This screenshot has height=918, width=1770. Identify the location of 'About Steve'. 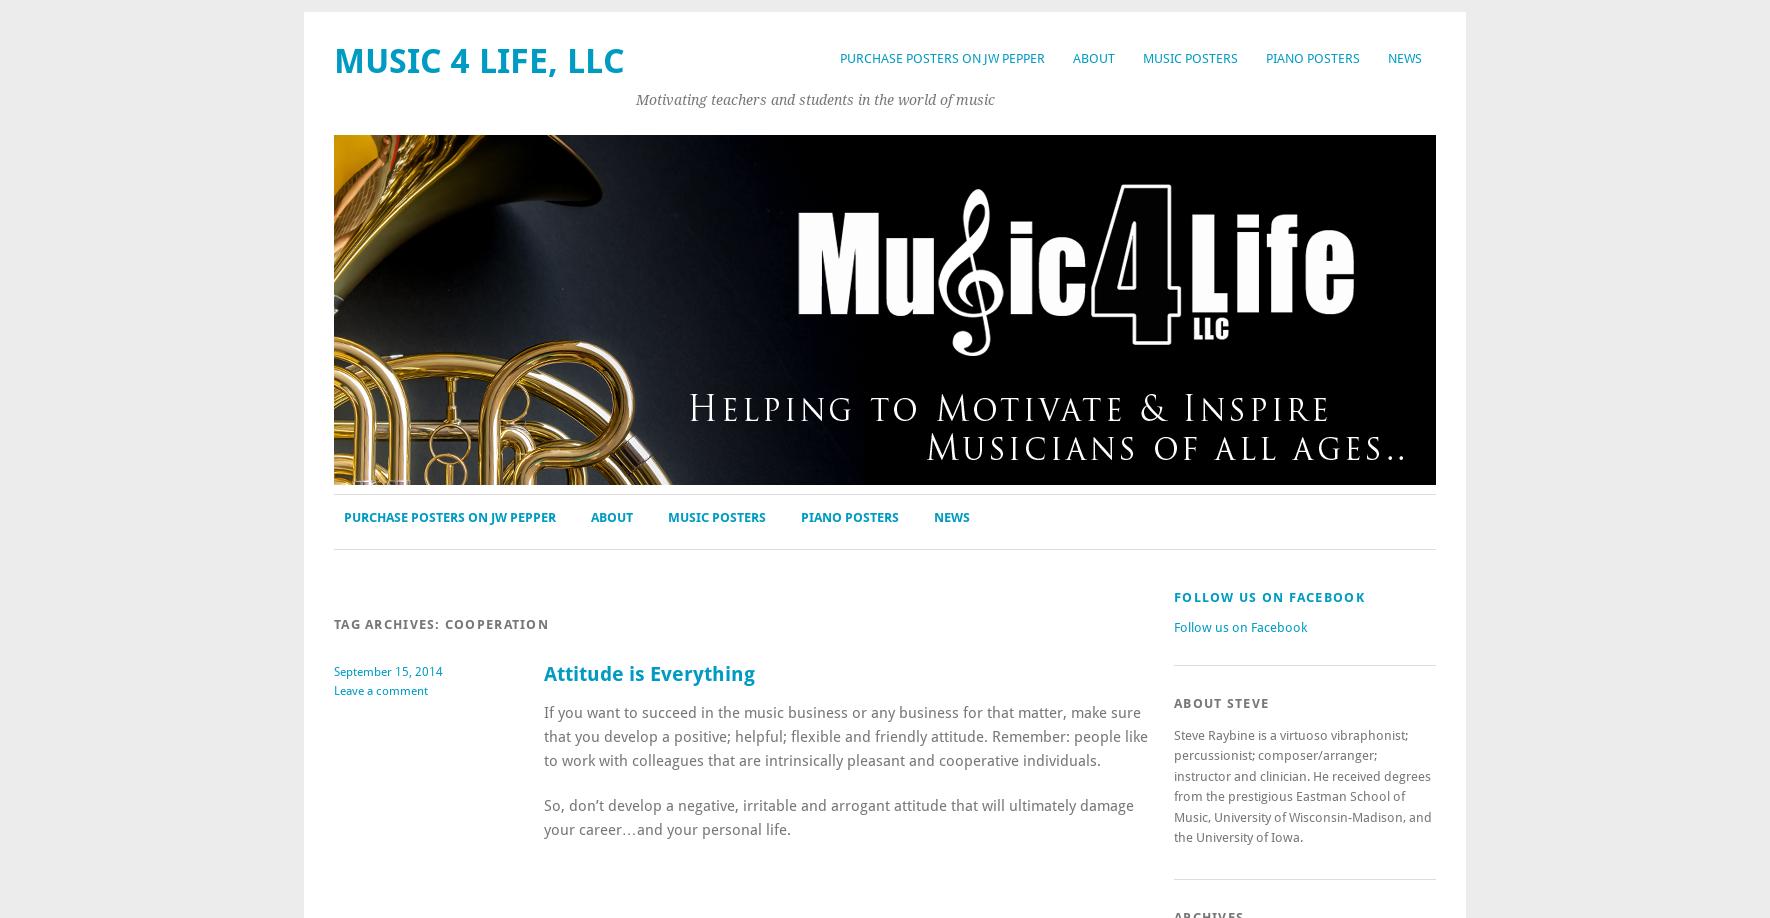
(1220, 702).